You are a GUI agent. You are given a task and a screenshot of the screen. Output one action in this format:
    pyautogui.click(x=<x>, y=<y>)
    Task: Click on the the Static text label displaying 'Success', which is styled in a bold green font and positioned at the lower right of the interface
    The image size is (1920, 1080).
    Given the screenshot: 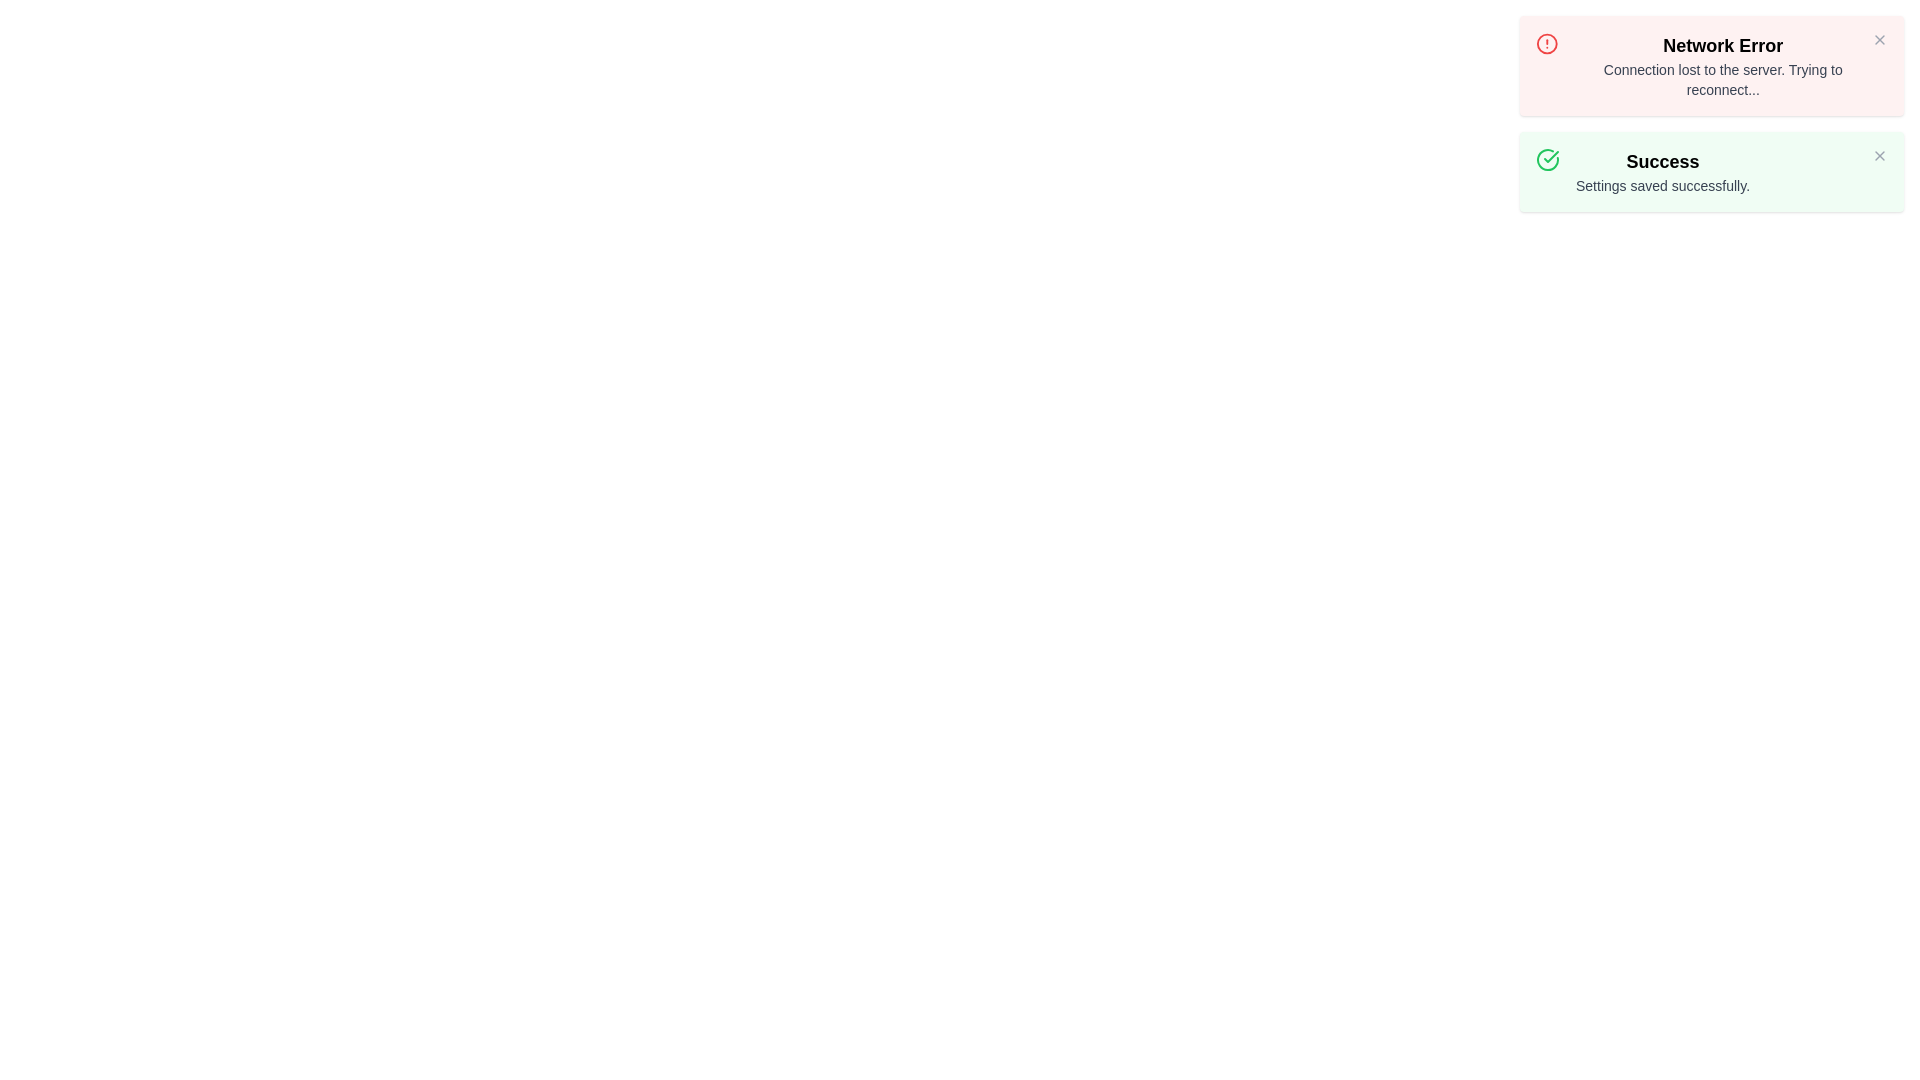 What is the action you would take?
    pyautogui.click(x=1663, y=161)
    